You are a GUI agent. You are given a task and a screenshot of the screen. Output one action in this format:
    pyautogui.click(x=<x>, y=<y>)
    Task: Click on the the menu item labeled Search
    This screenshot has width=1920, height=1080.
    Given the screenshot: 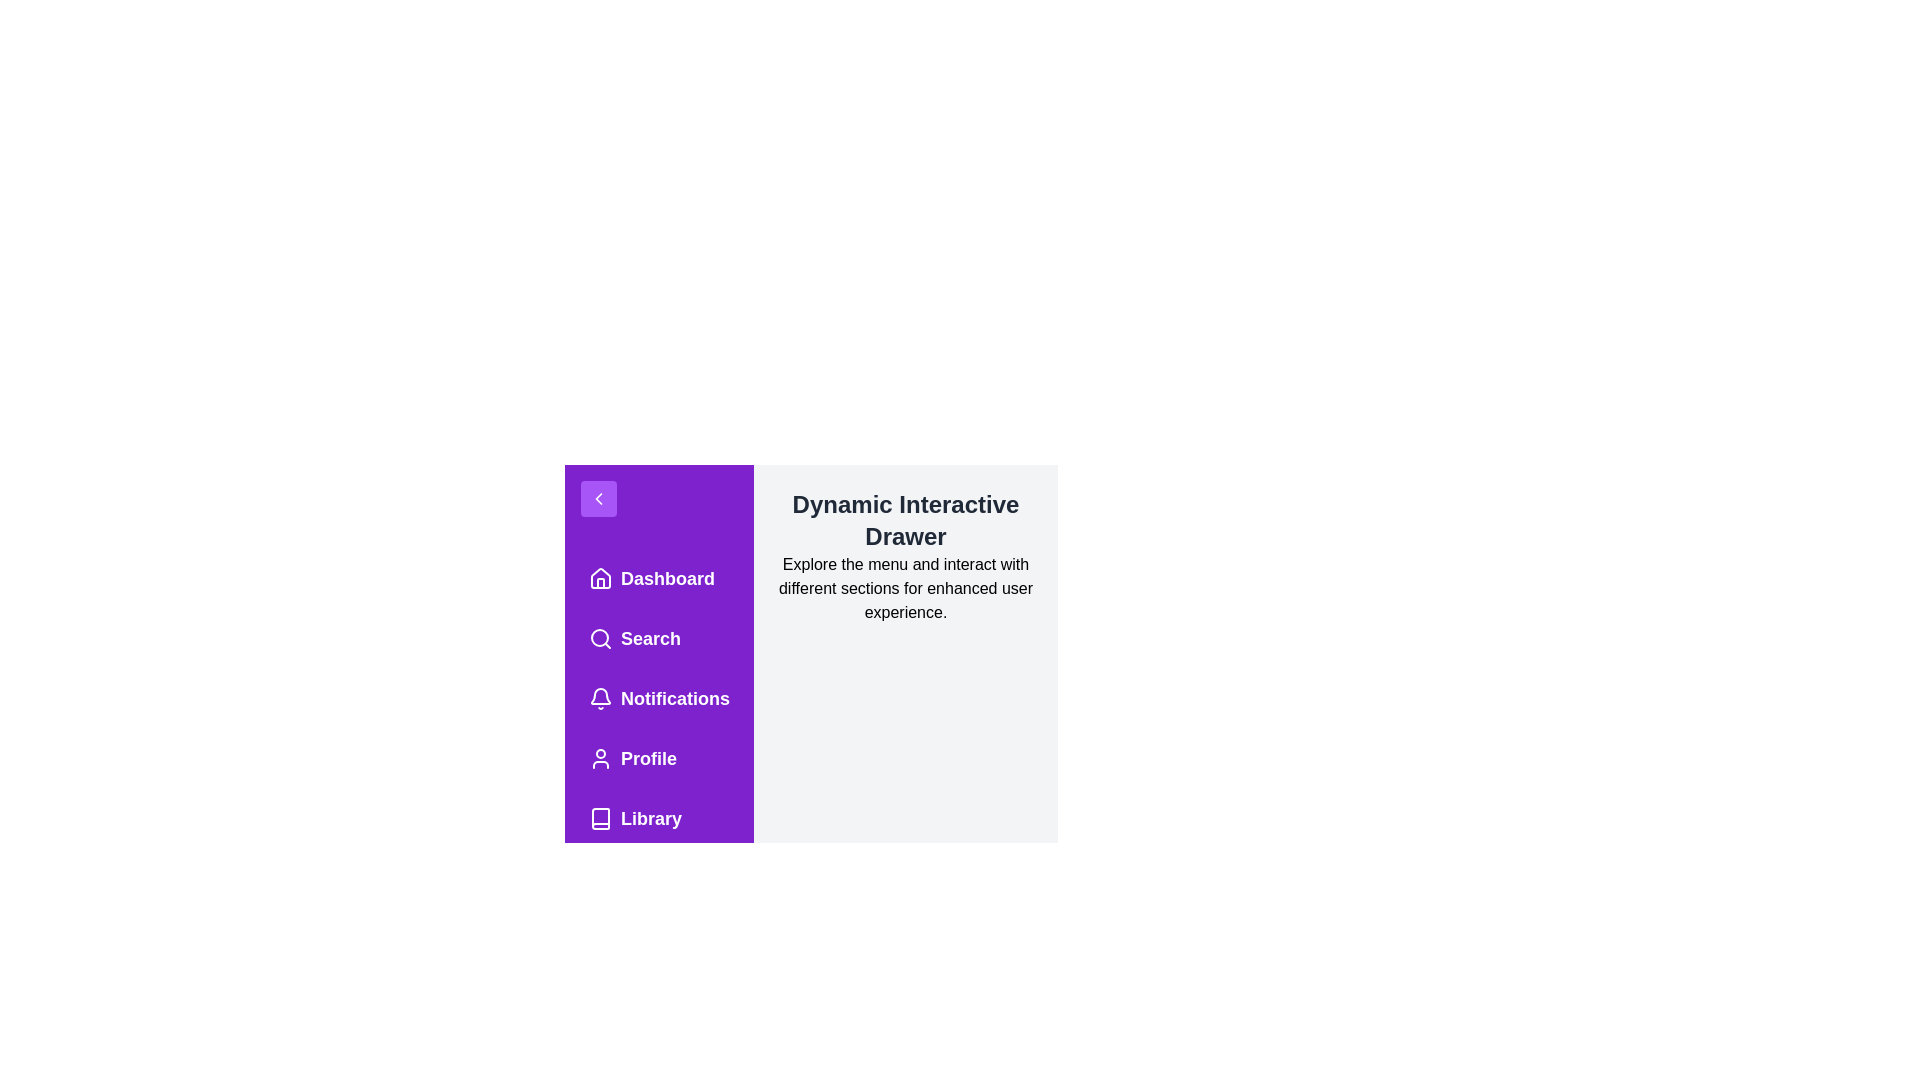 What is the action you would take?
    pyautogui.click(x=659, y=639)
    